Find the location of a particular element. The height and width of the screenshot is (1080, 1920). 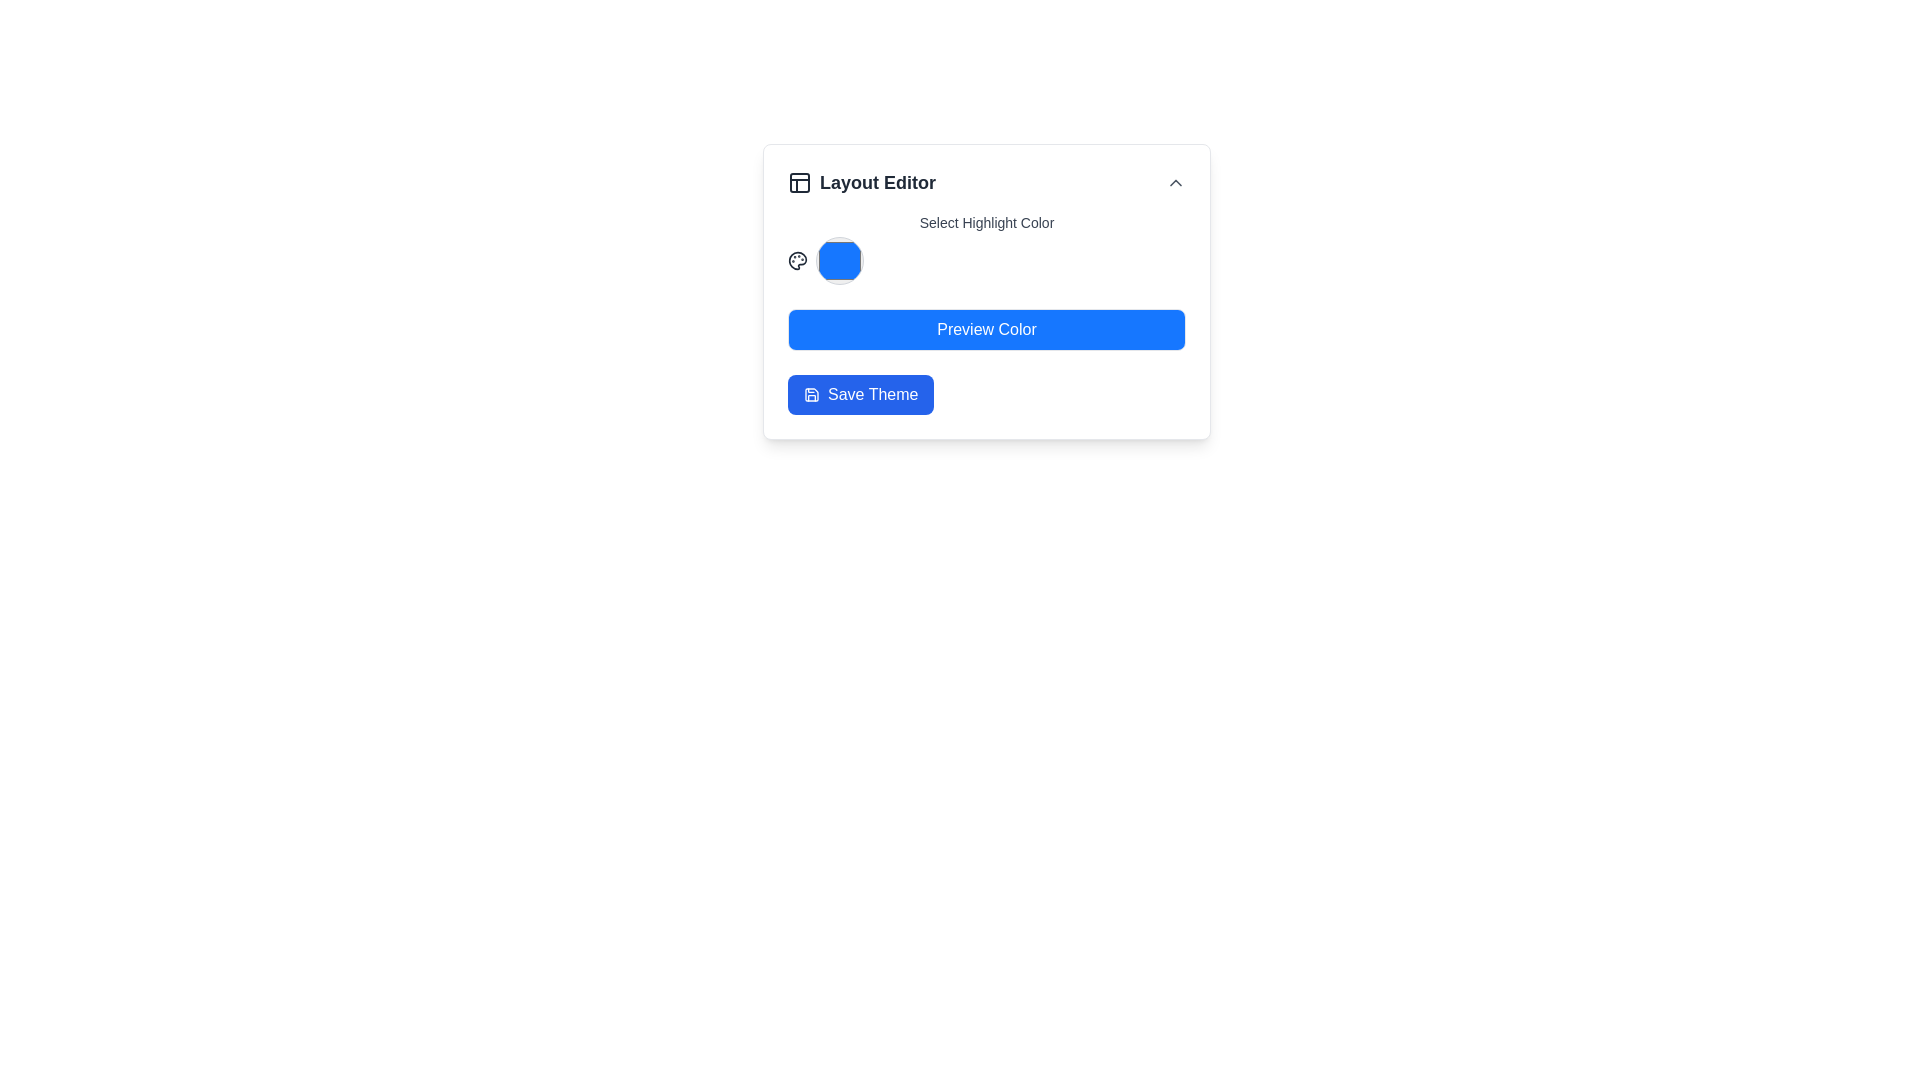

the rectangular blue button labeled 'Preview Color' is located at coordinates (987, 313).